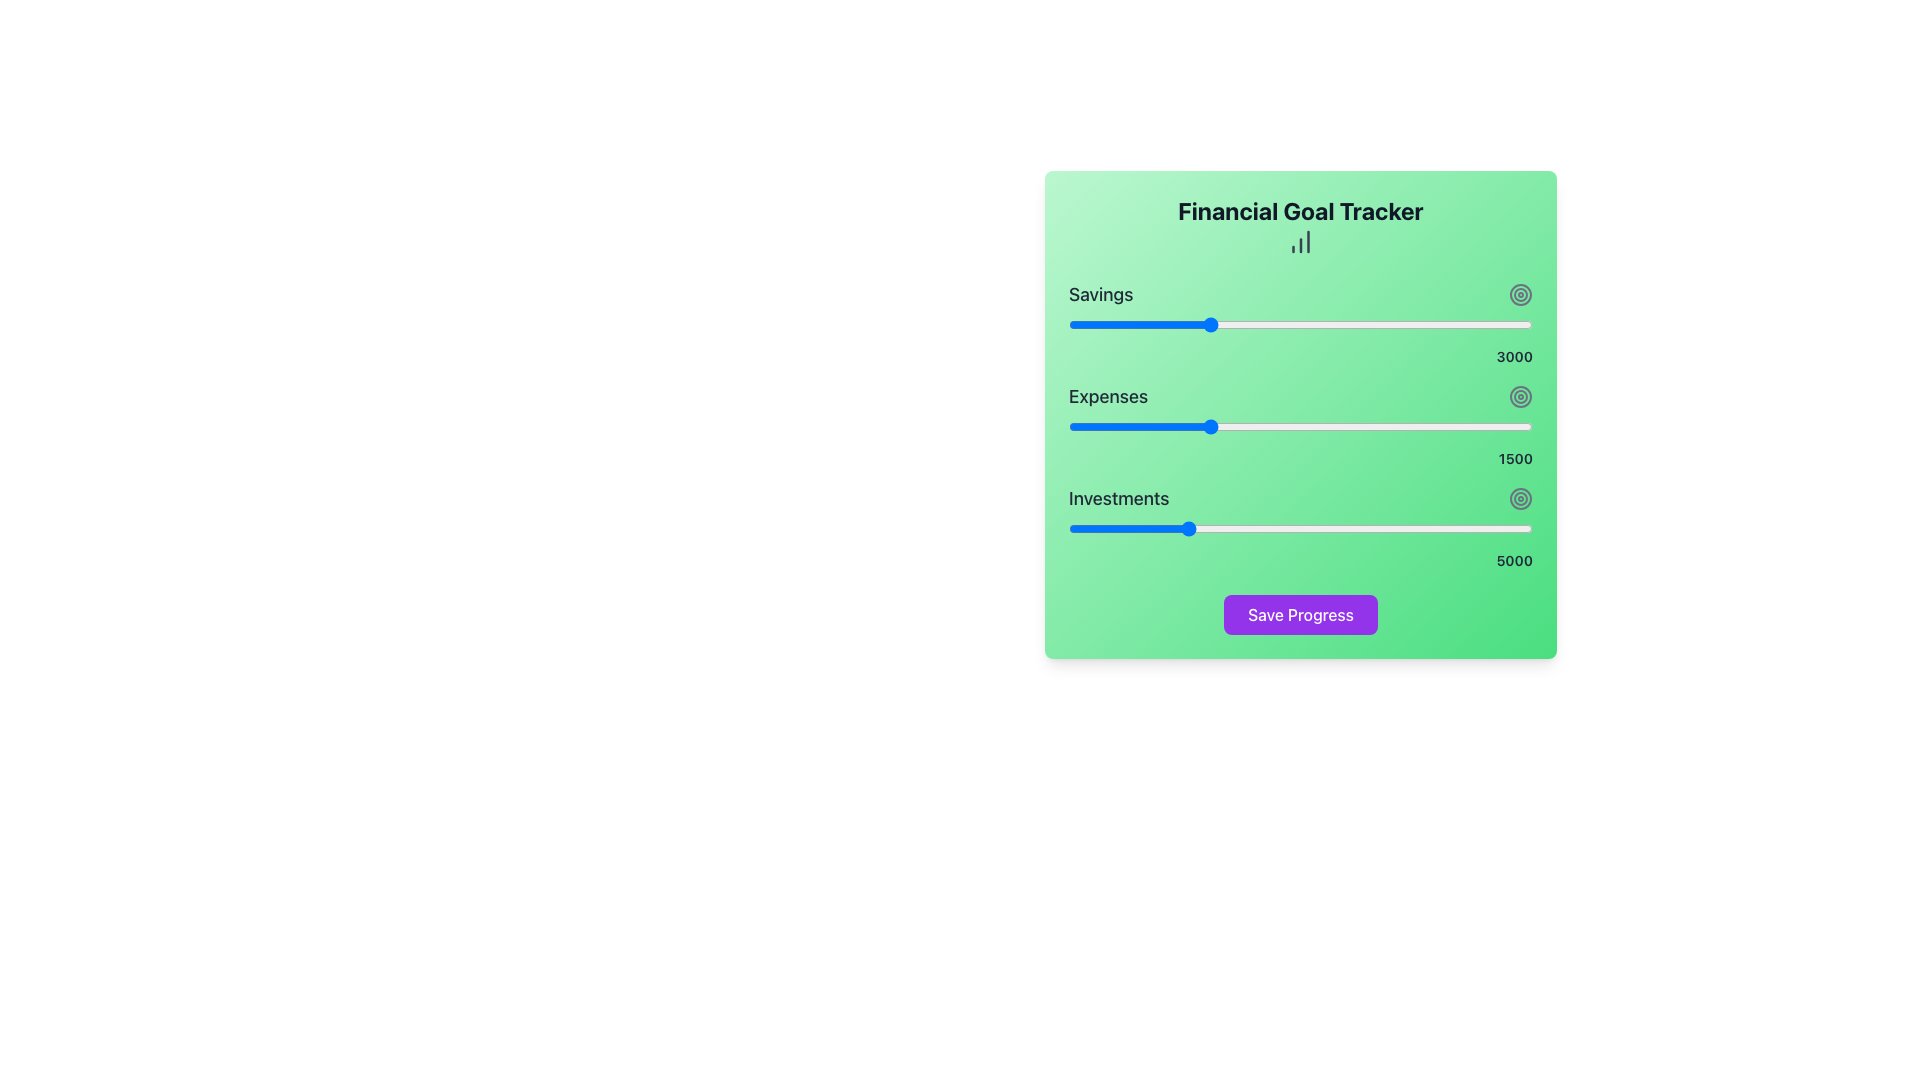 This screenshot has height=1080, width=1920. I want to click on the investment goal, so click(1426, 527).